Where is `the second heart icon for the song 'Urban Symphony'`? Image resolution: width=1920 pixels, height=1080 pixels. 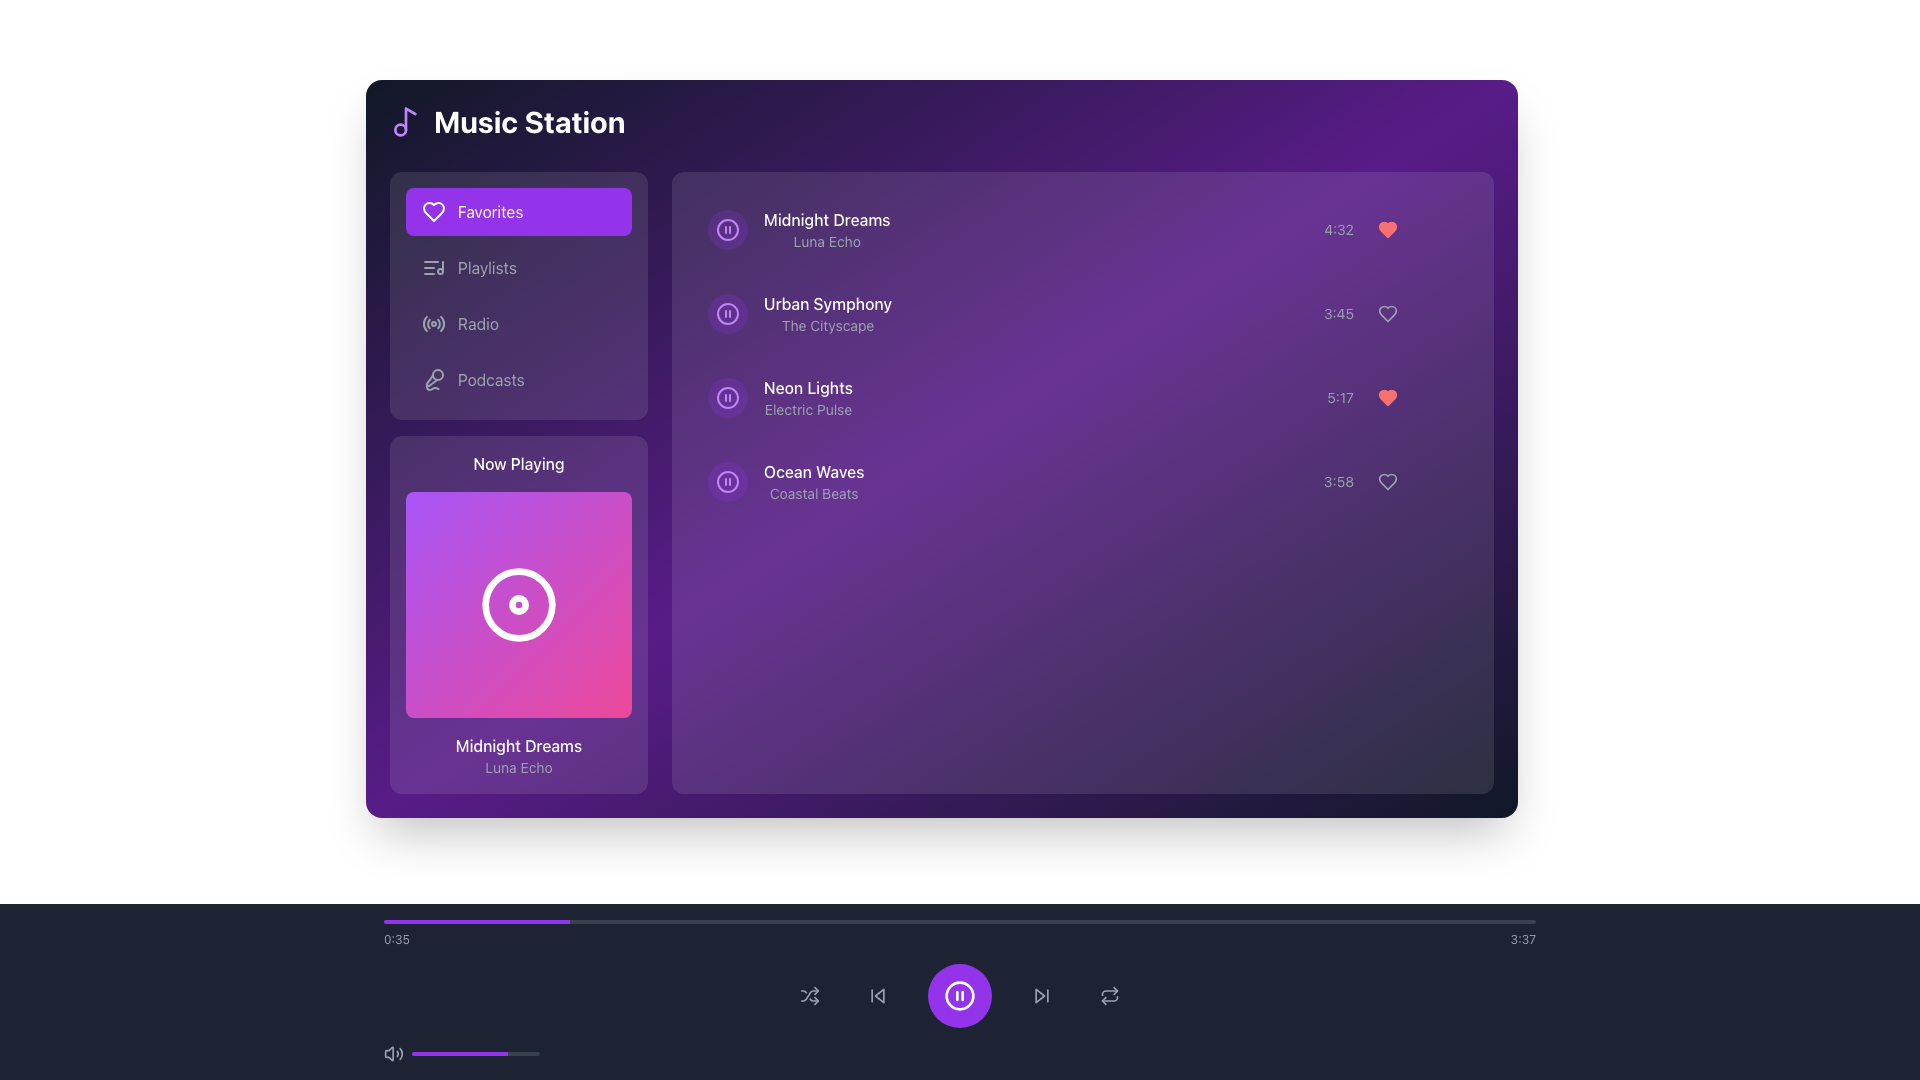
the second heart icon for the song 'Urban Symphony' is located at coordinates (1386, 313).